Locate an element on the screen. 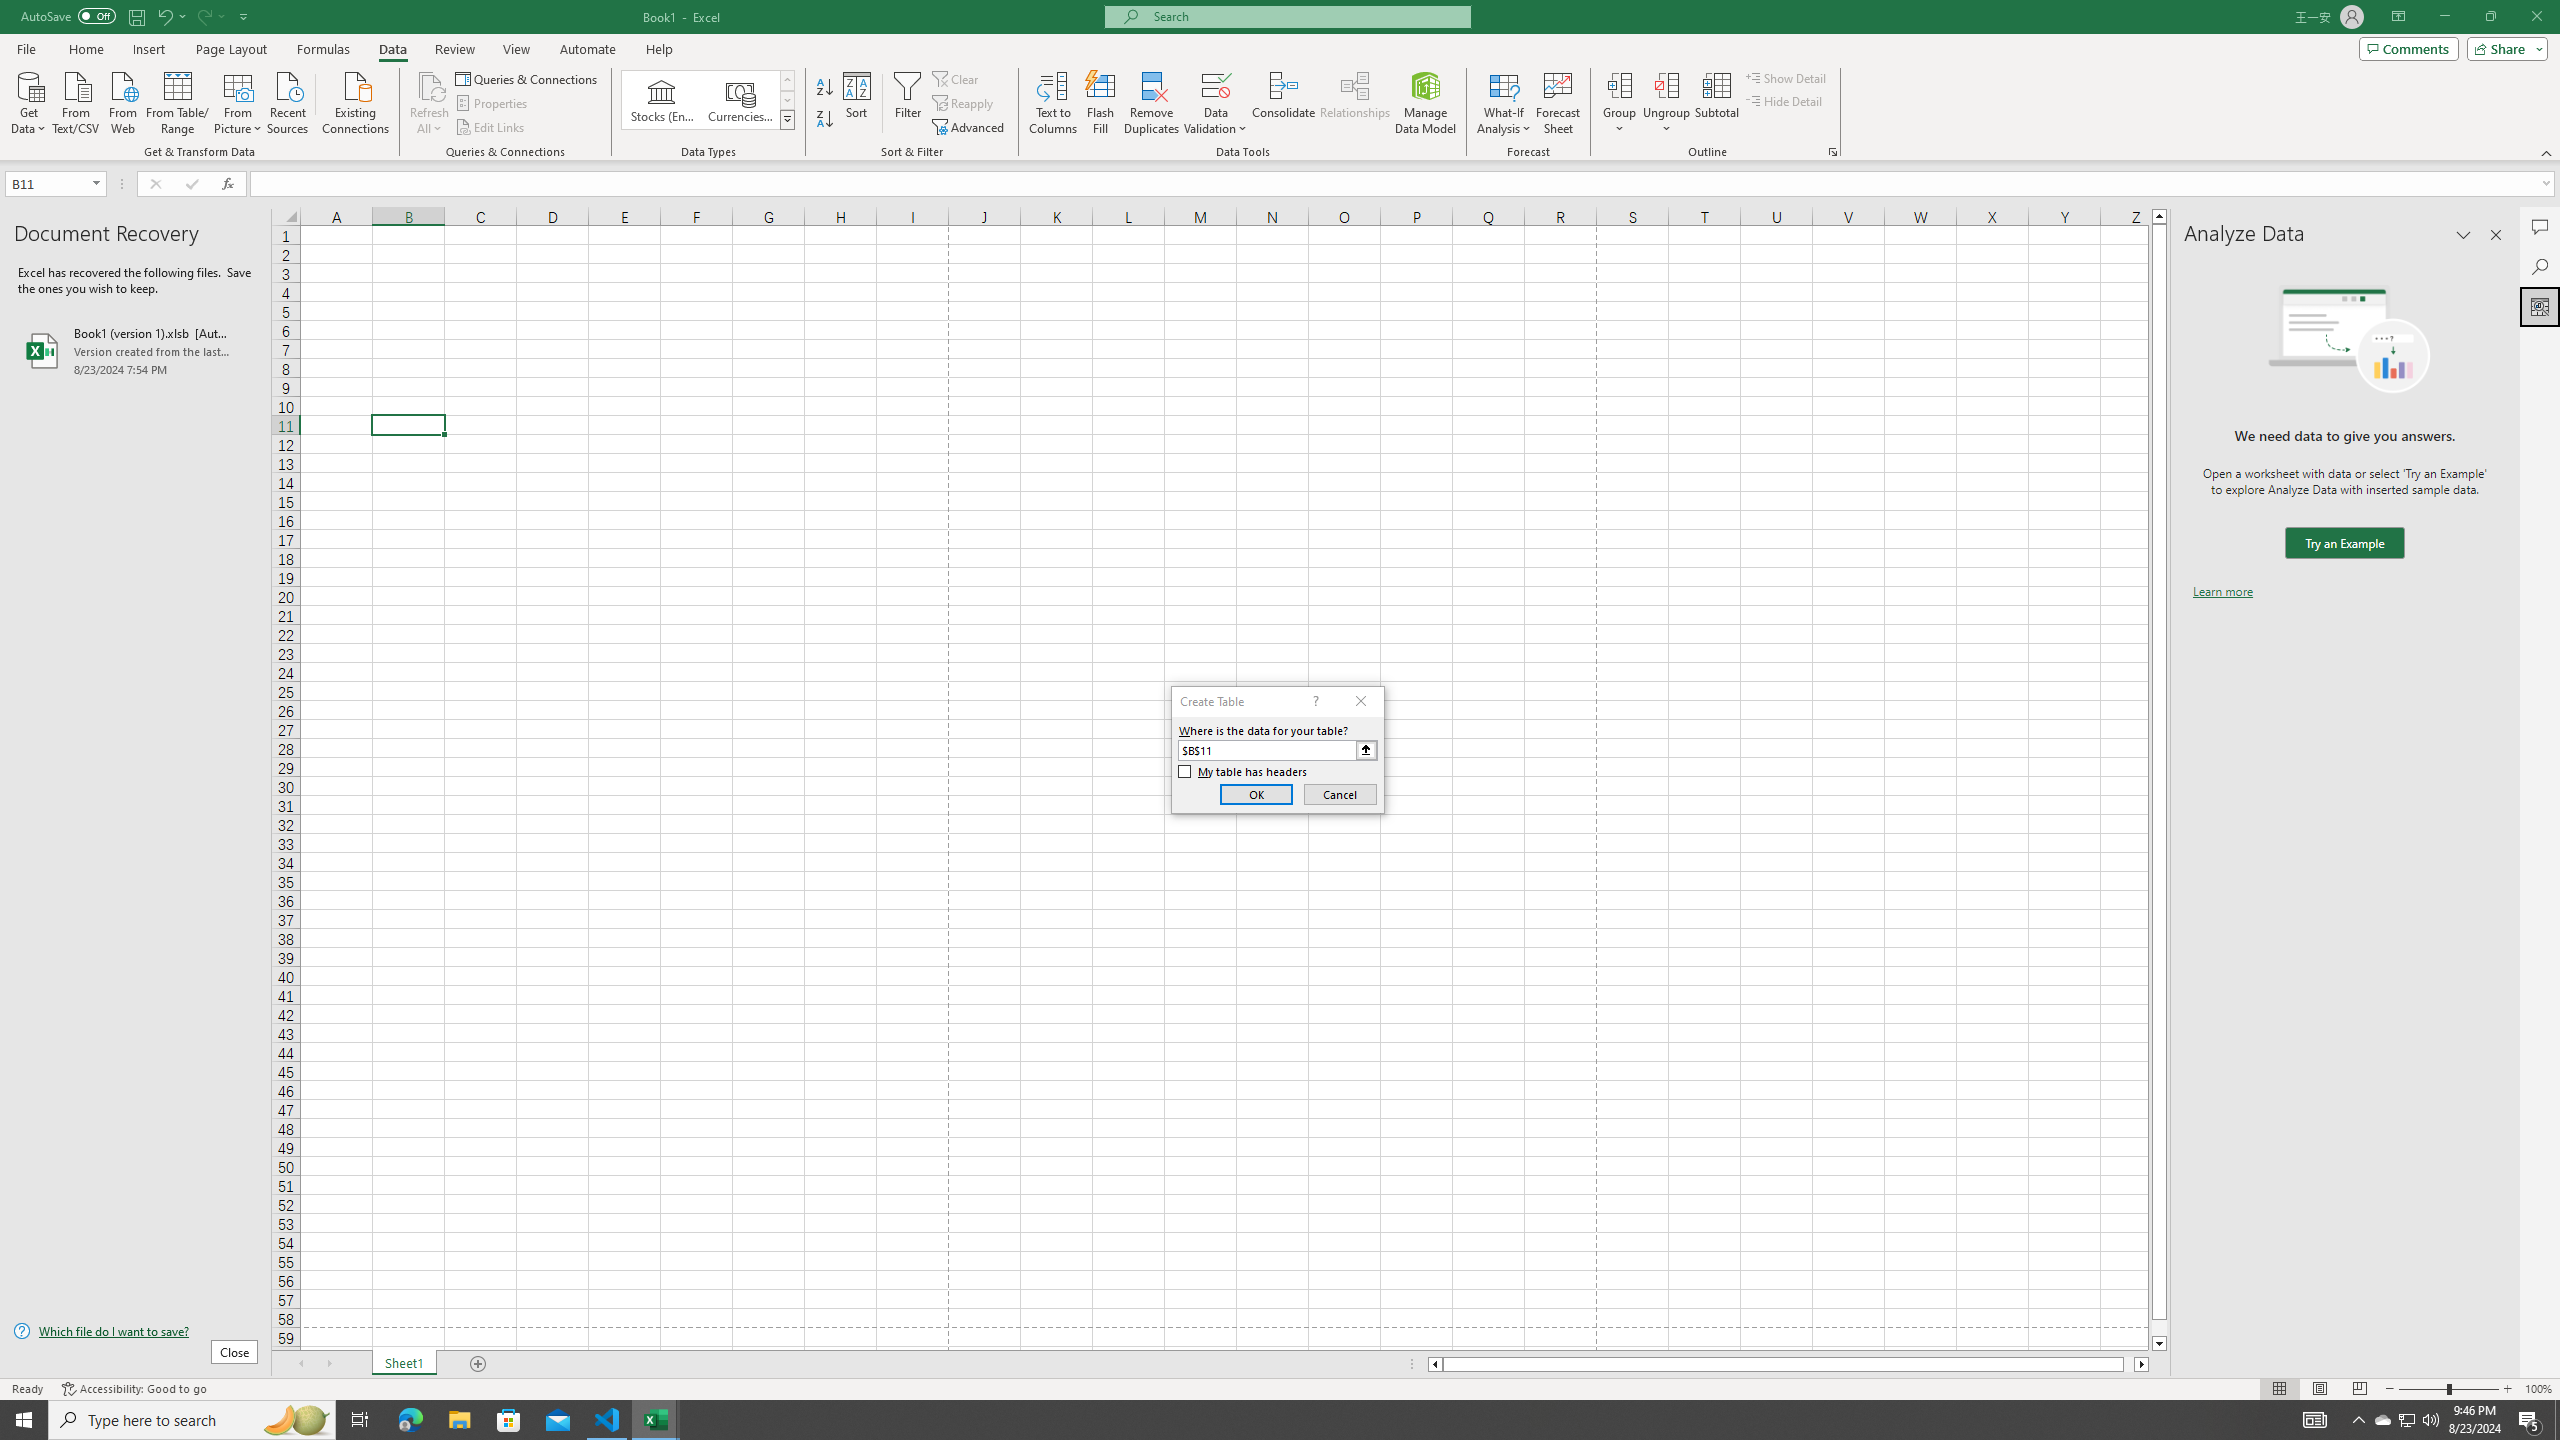 The height and width of the screenshot is (1440, 2560). 'Subtotal' is located at coordinates (1716, 103).